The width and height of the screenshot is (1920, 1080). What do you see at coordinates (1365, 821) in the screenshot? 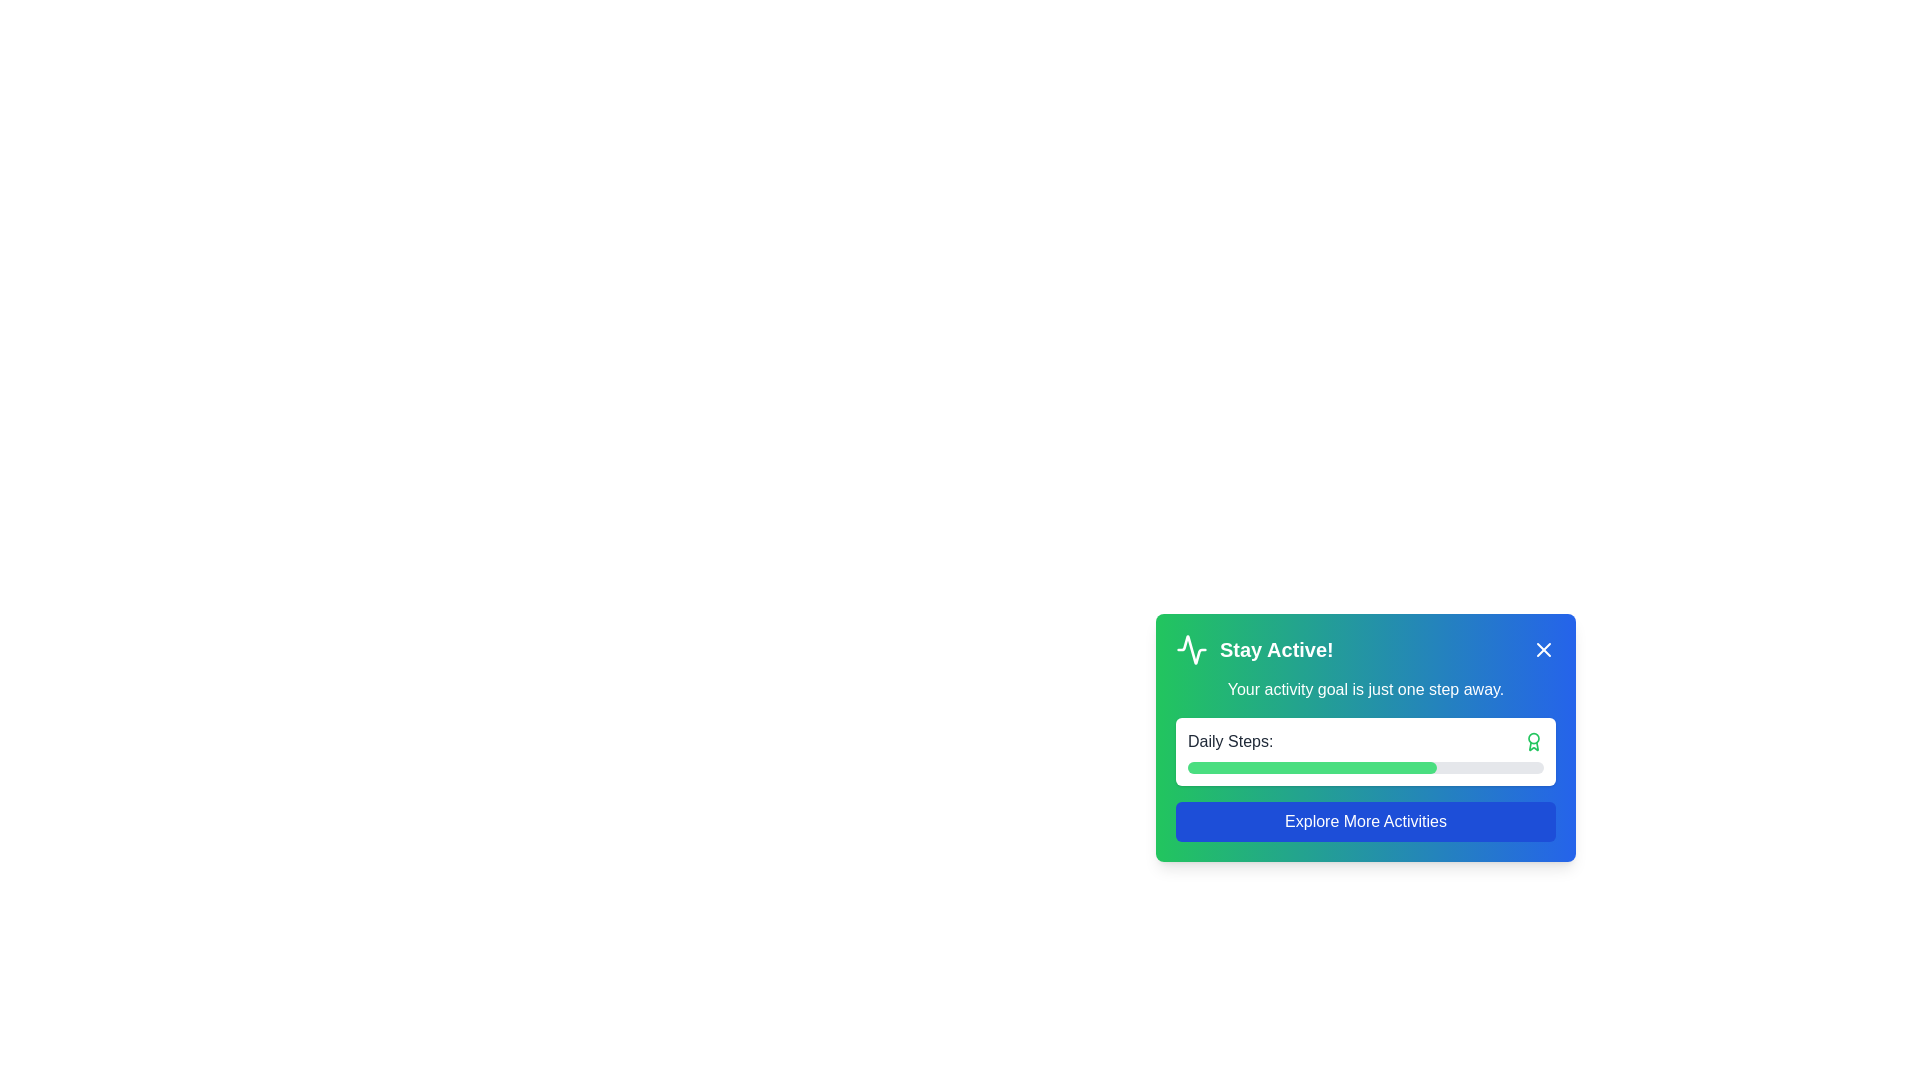
I see `the 'Explore More Activities' button` at bounding box center [1365, 821].